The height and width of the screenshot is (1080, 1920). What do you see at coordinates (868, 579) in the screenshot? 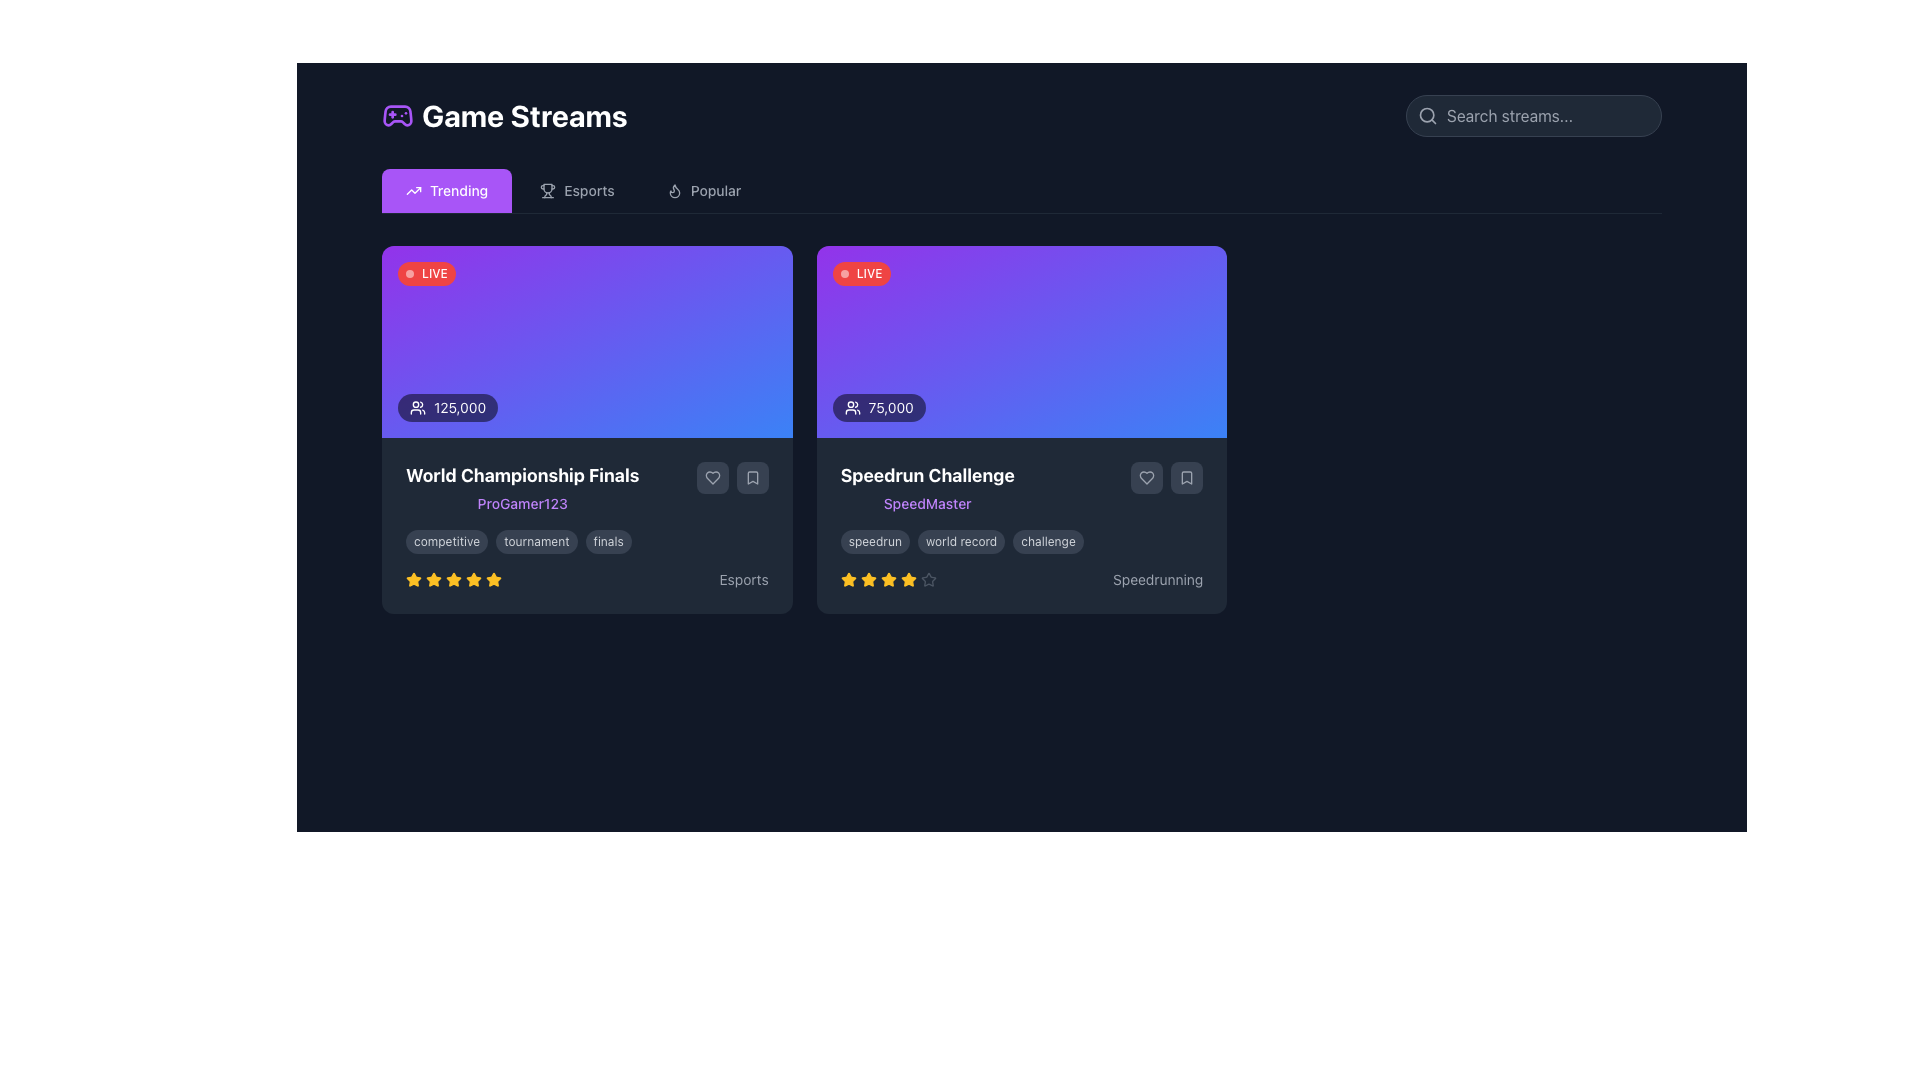
I see `the third star-shaped icon from the left in a row of six stars located at the bottom of the second card under the title 'Speedrun Challenge' to interact or highlight it` at bounding box center [868, 579].